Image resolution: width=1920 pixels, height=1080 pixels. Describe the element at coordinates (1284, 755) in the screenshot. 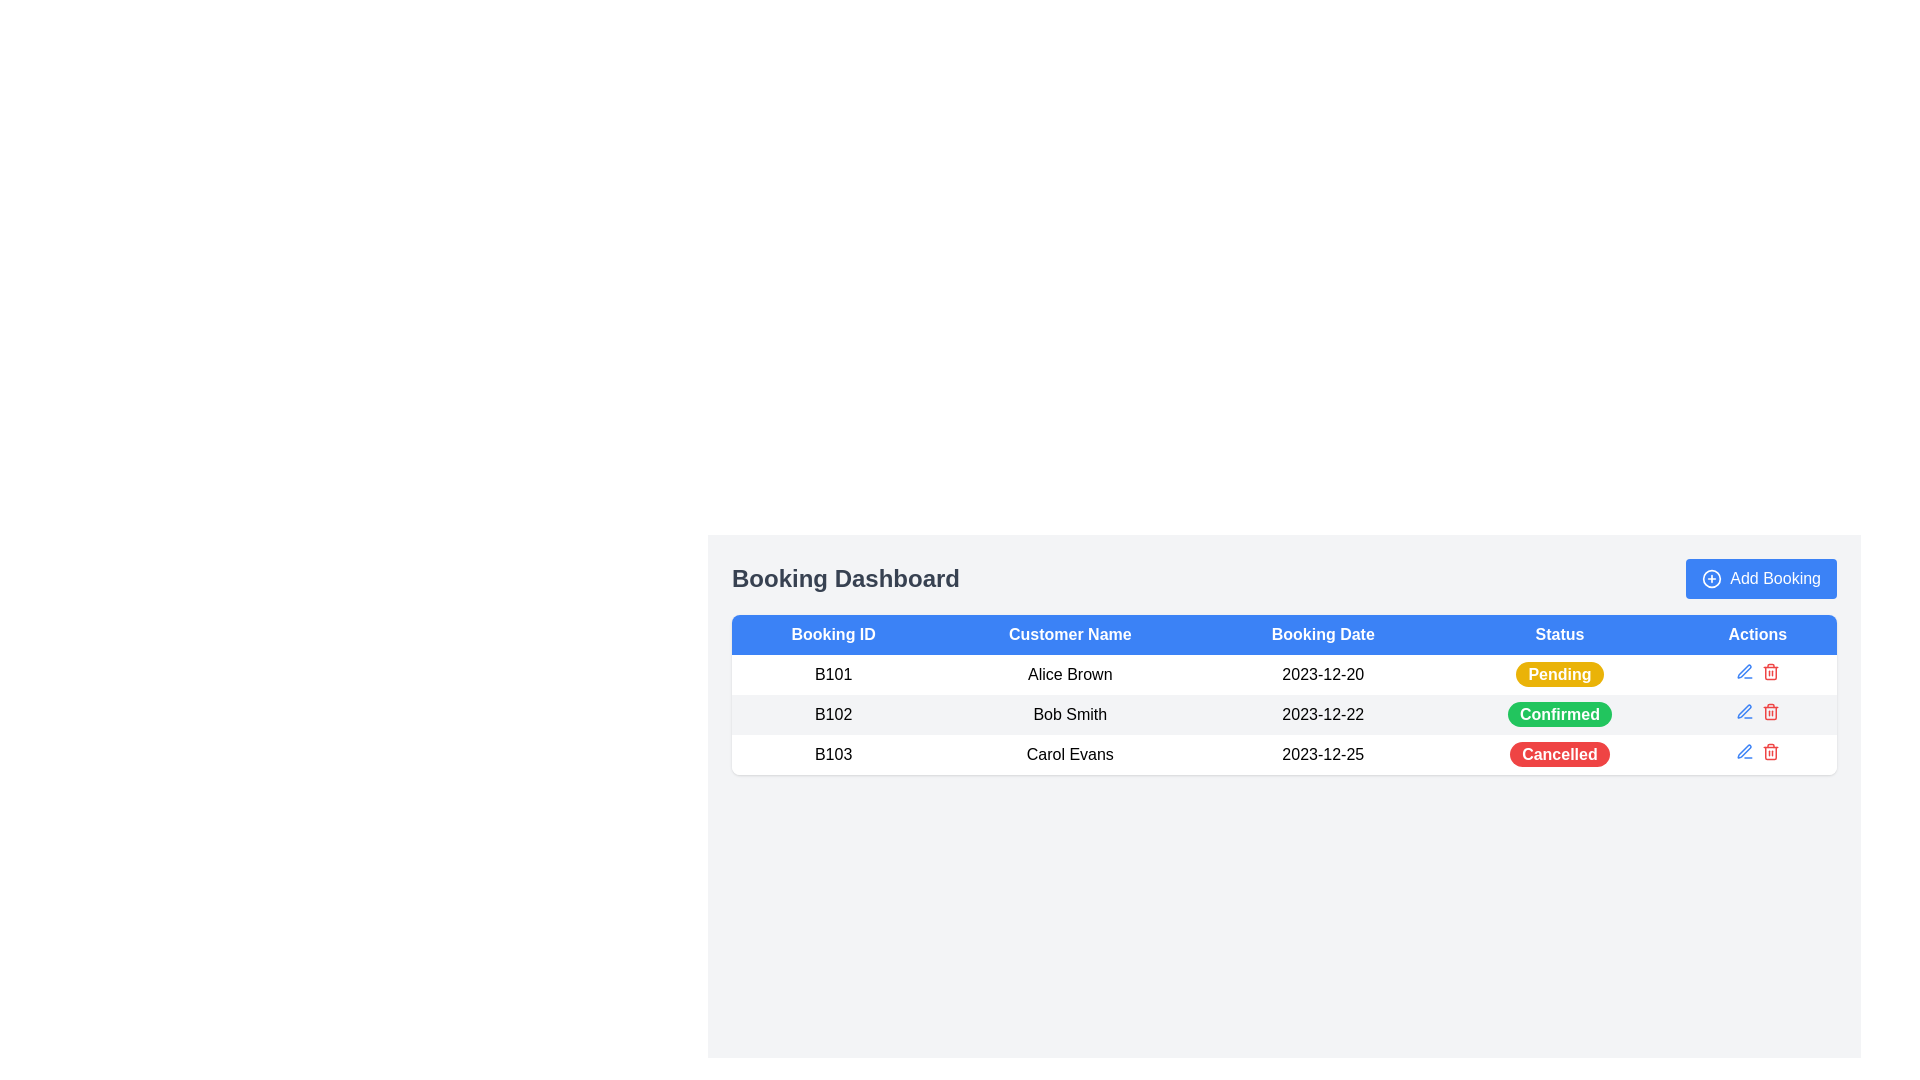

I see `the third table row in the Booking Dashboard` at that location.